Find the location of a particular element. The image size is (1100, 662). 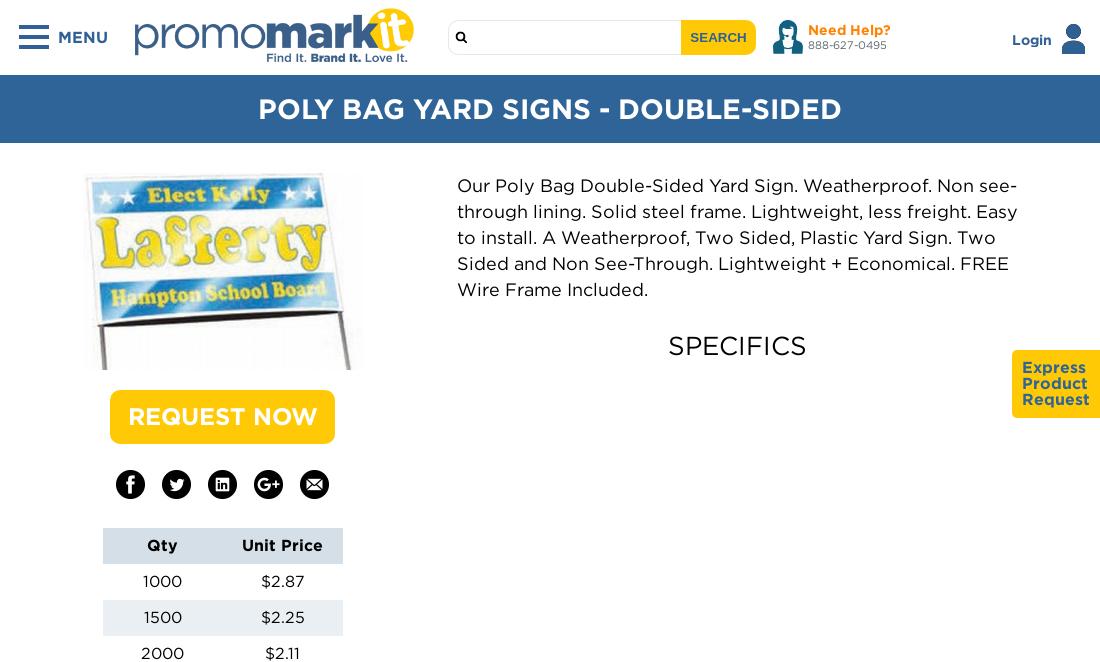

'$2.25' is located at coordinates (281, 616).